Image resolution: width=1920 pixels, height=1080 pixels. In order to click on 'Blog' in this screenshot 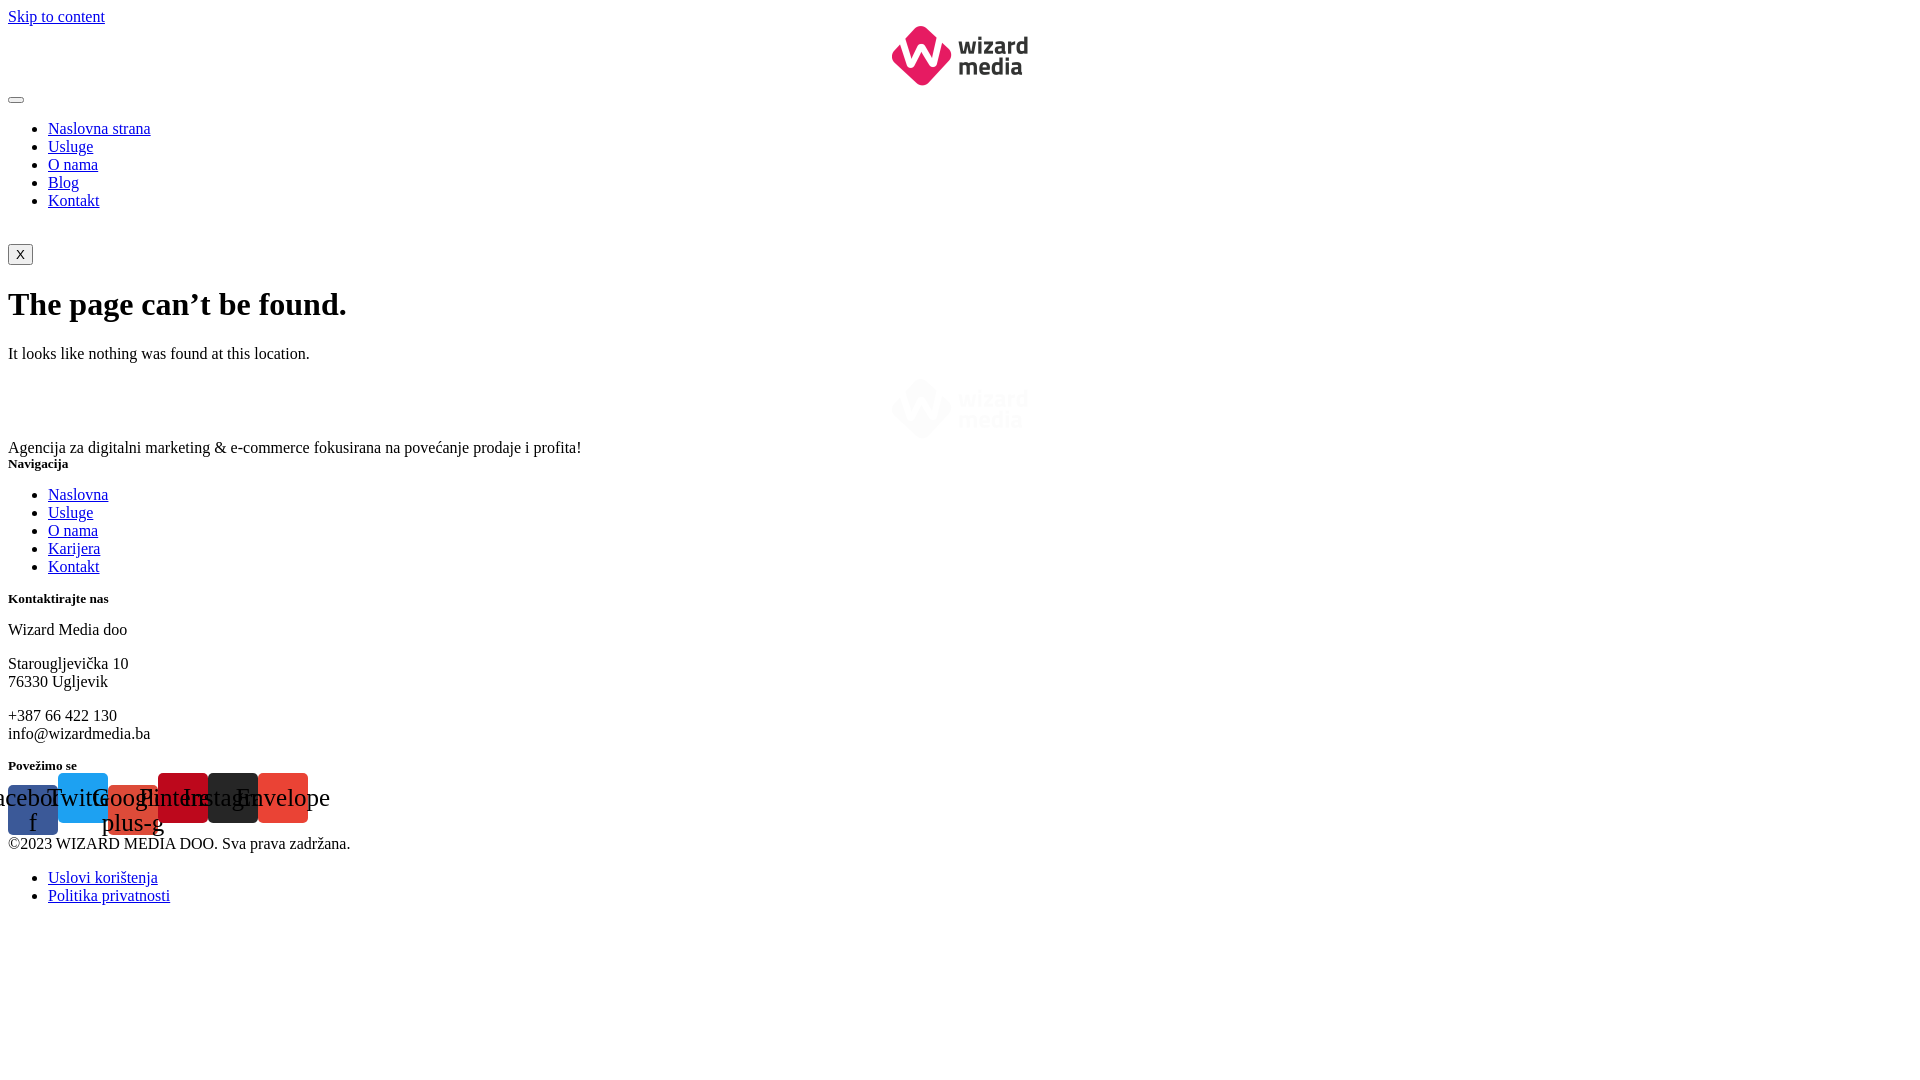, I will do `click(63, 182)`.